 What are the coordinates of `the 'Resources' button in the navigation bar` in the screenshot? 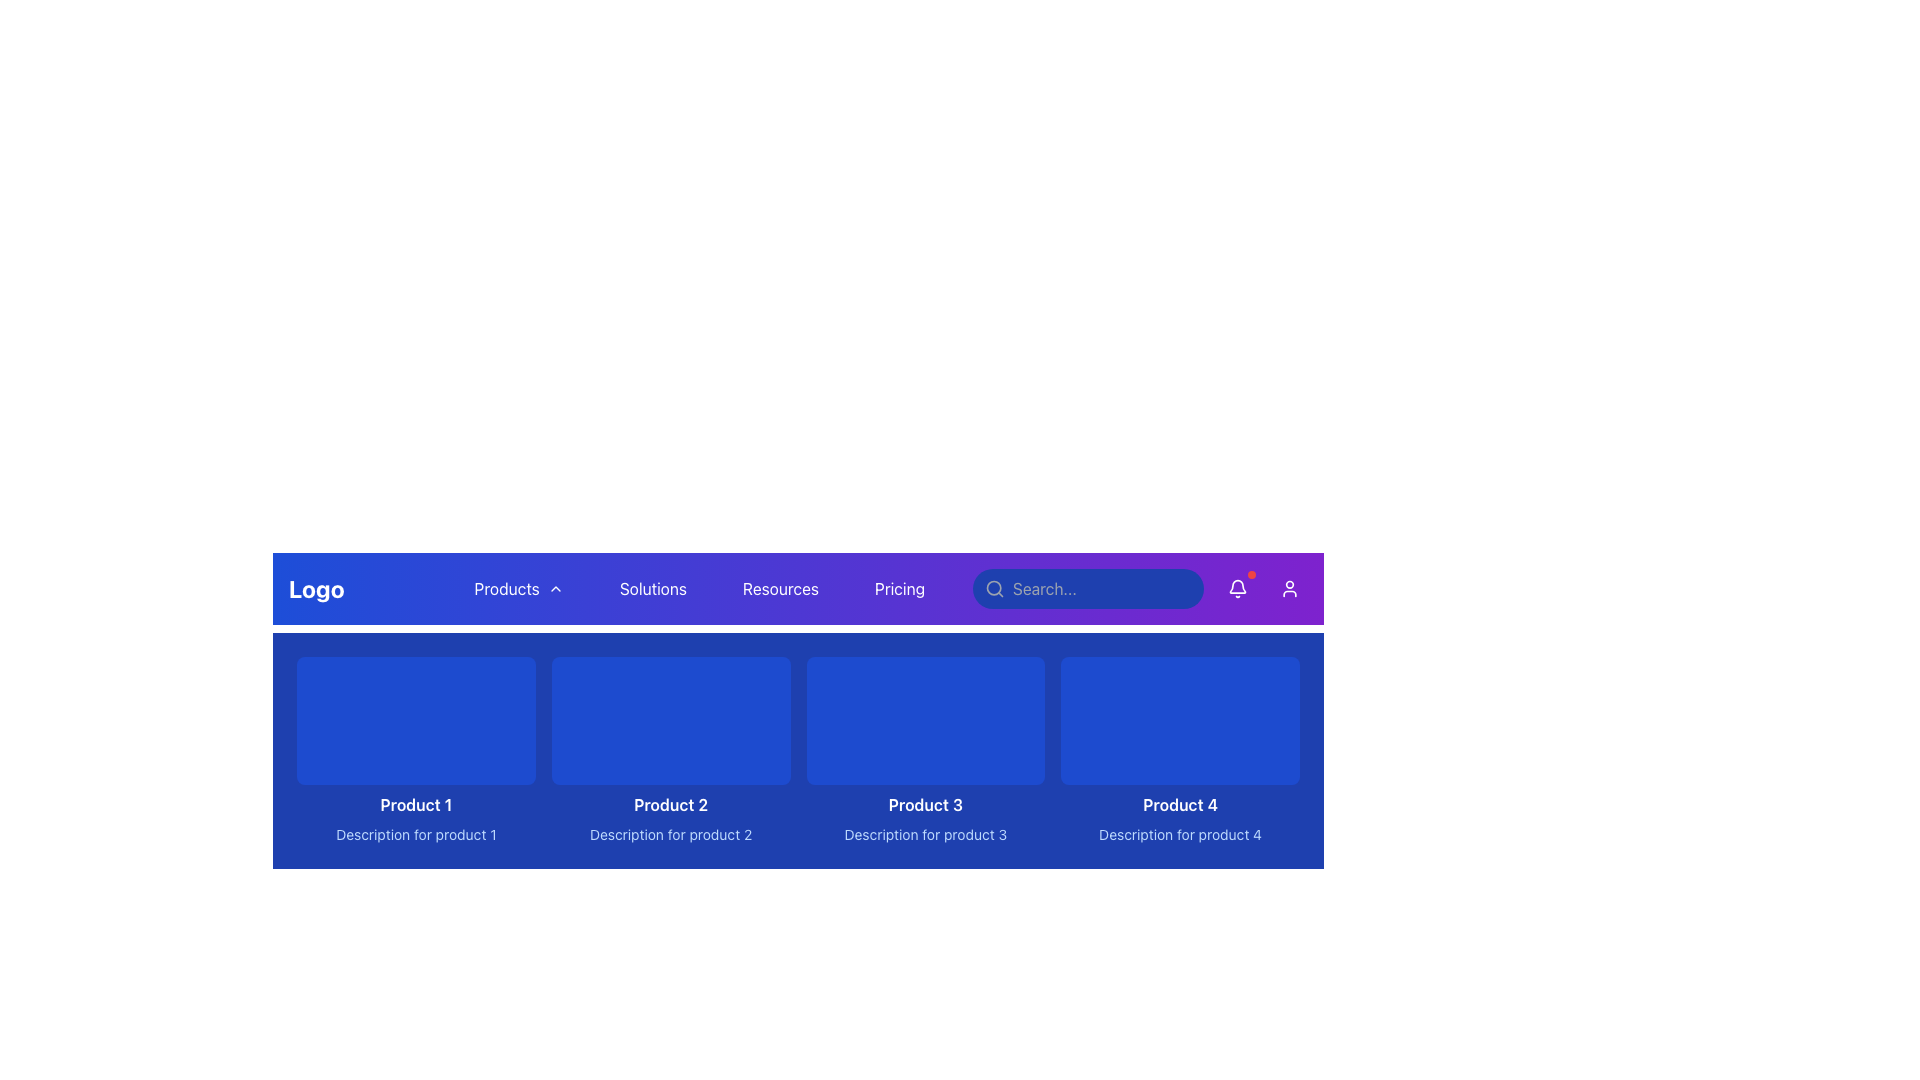 It's located at (780, 588).